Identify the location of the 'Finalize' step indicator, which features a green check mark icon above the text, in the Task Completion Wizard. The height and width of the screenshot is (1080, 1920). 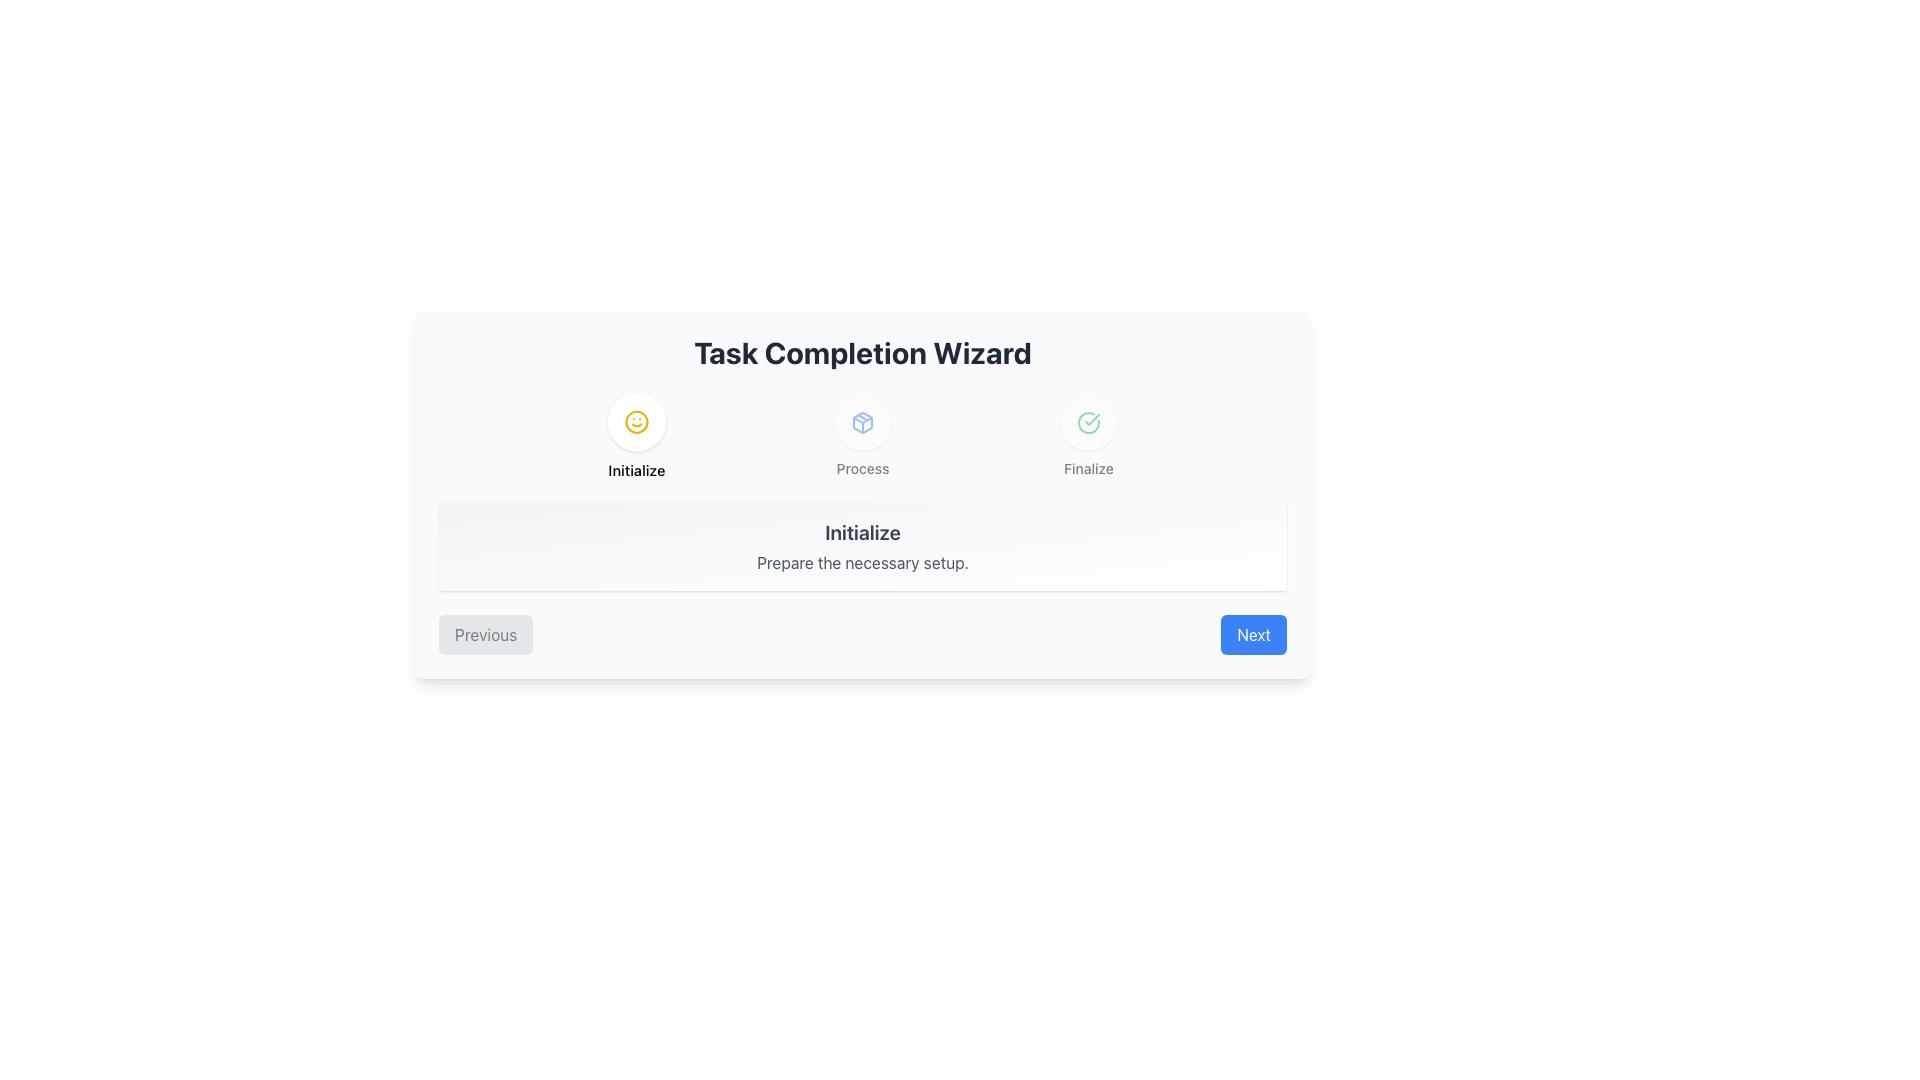
(1088, 435).